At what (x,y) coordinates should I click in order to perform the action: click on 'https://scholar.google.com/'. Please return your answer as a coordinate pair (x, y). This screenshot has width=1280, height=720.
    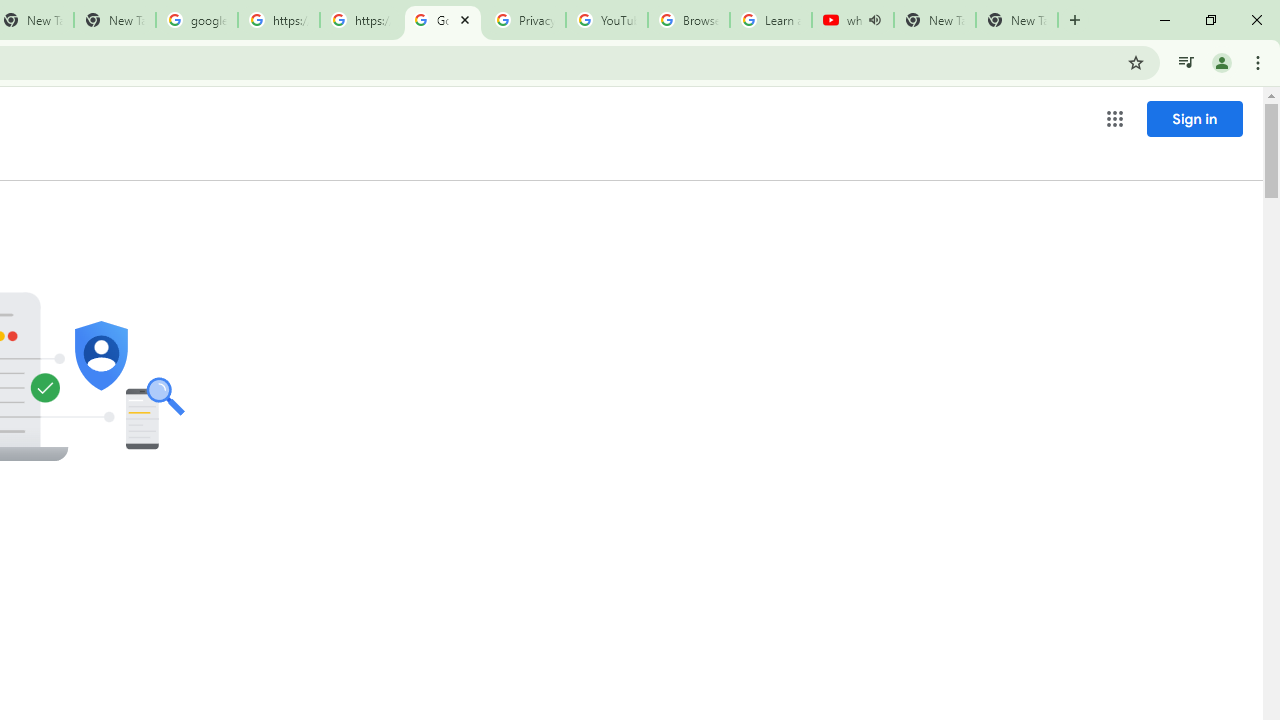
    Looking at the image, I should click on (278, 20).